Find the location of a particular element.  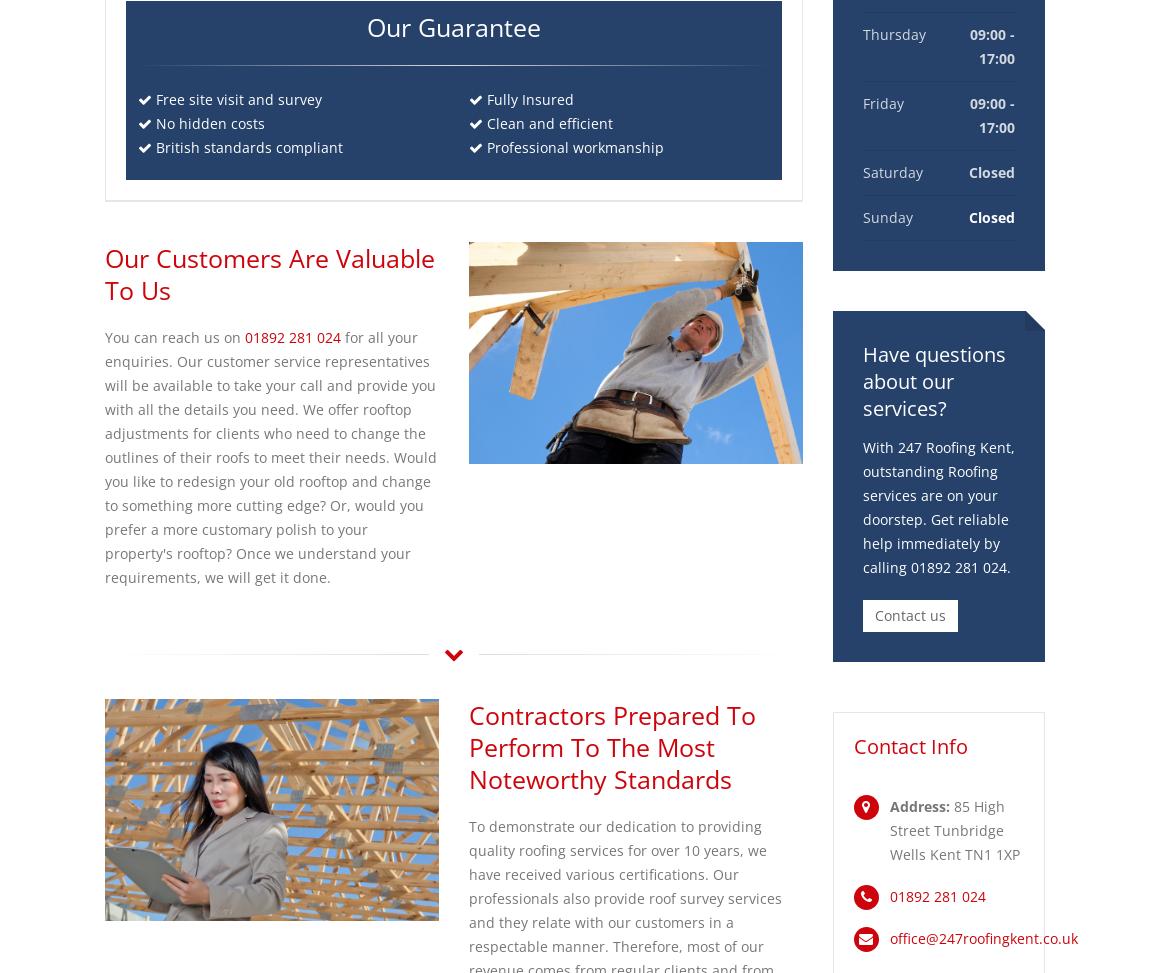

'for all your enquiries. Our customer service representatives will be available to take your call and provide you with all the details you need. We offer rooftop adjustments for clients who need to change the outlines of their roofs to meet their needs. Would you like to redesign your old rooftop and change to something more cutting edge? Or, would you prefer a more customary polish to your property's rooftop? Once we understand your requirements, we will get it done.' is located at coordinates (270, 457).